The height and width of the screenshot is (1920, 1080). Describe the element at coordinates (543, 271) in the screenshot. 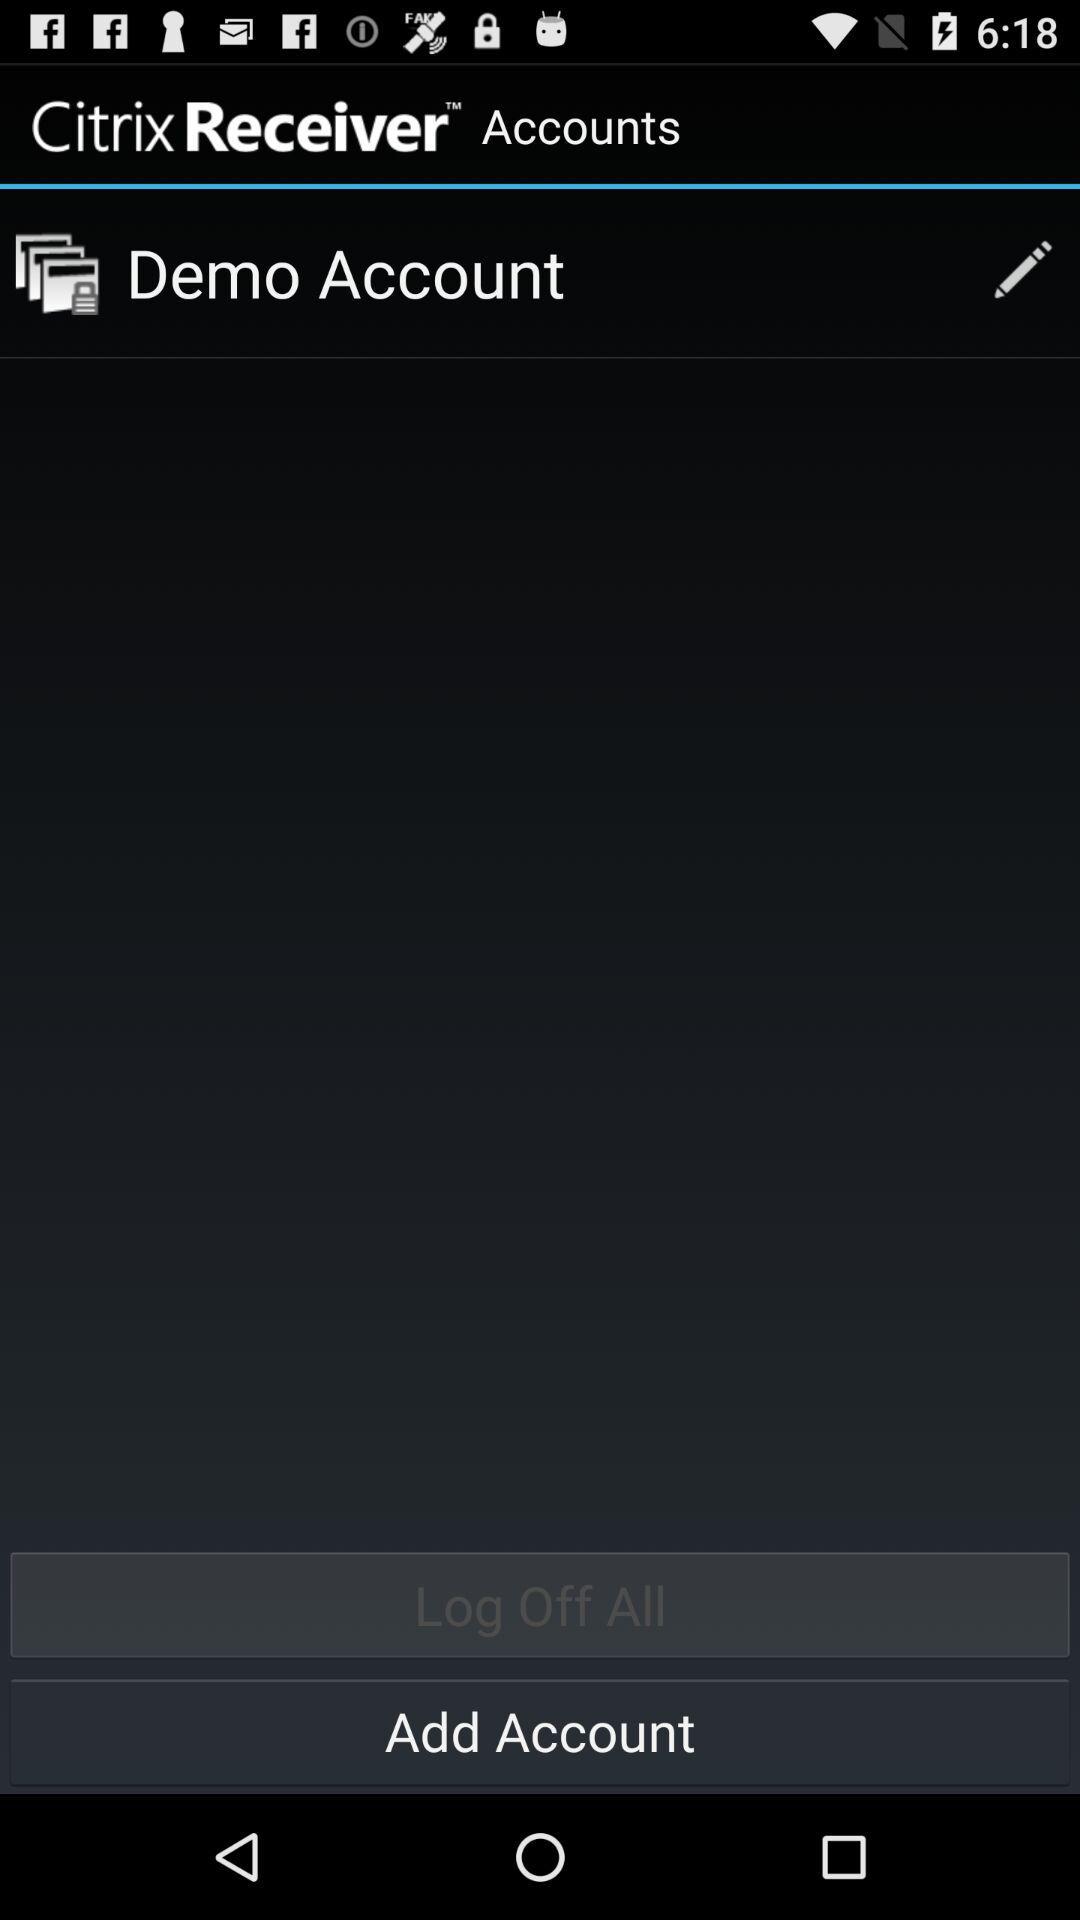

I see `app below the accounts item` at that location.